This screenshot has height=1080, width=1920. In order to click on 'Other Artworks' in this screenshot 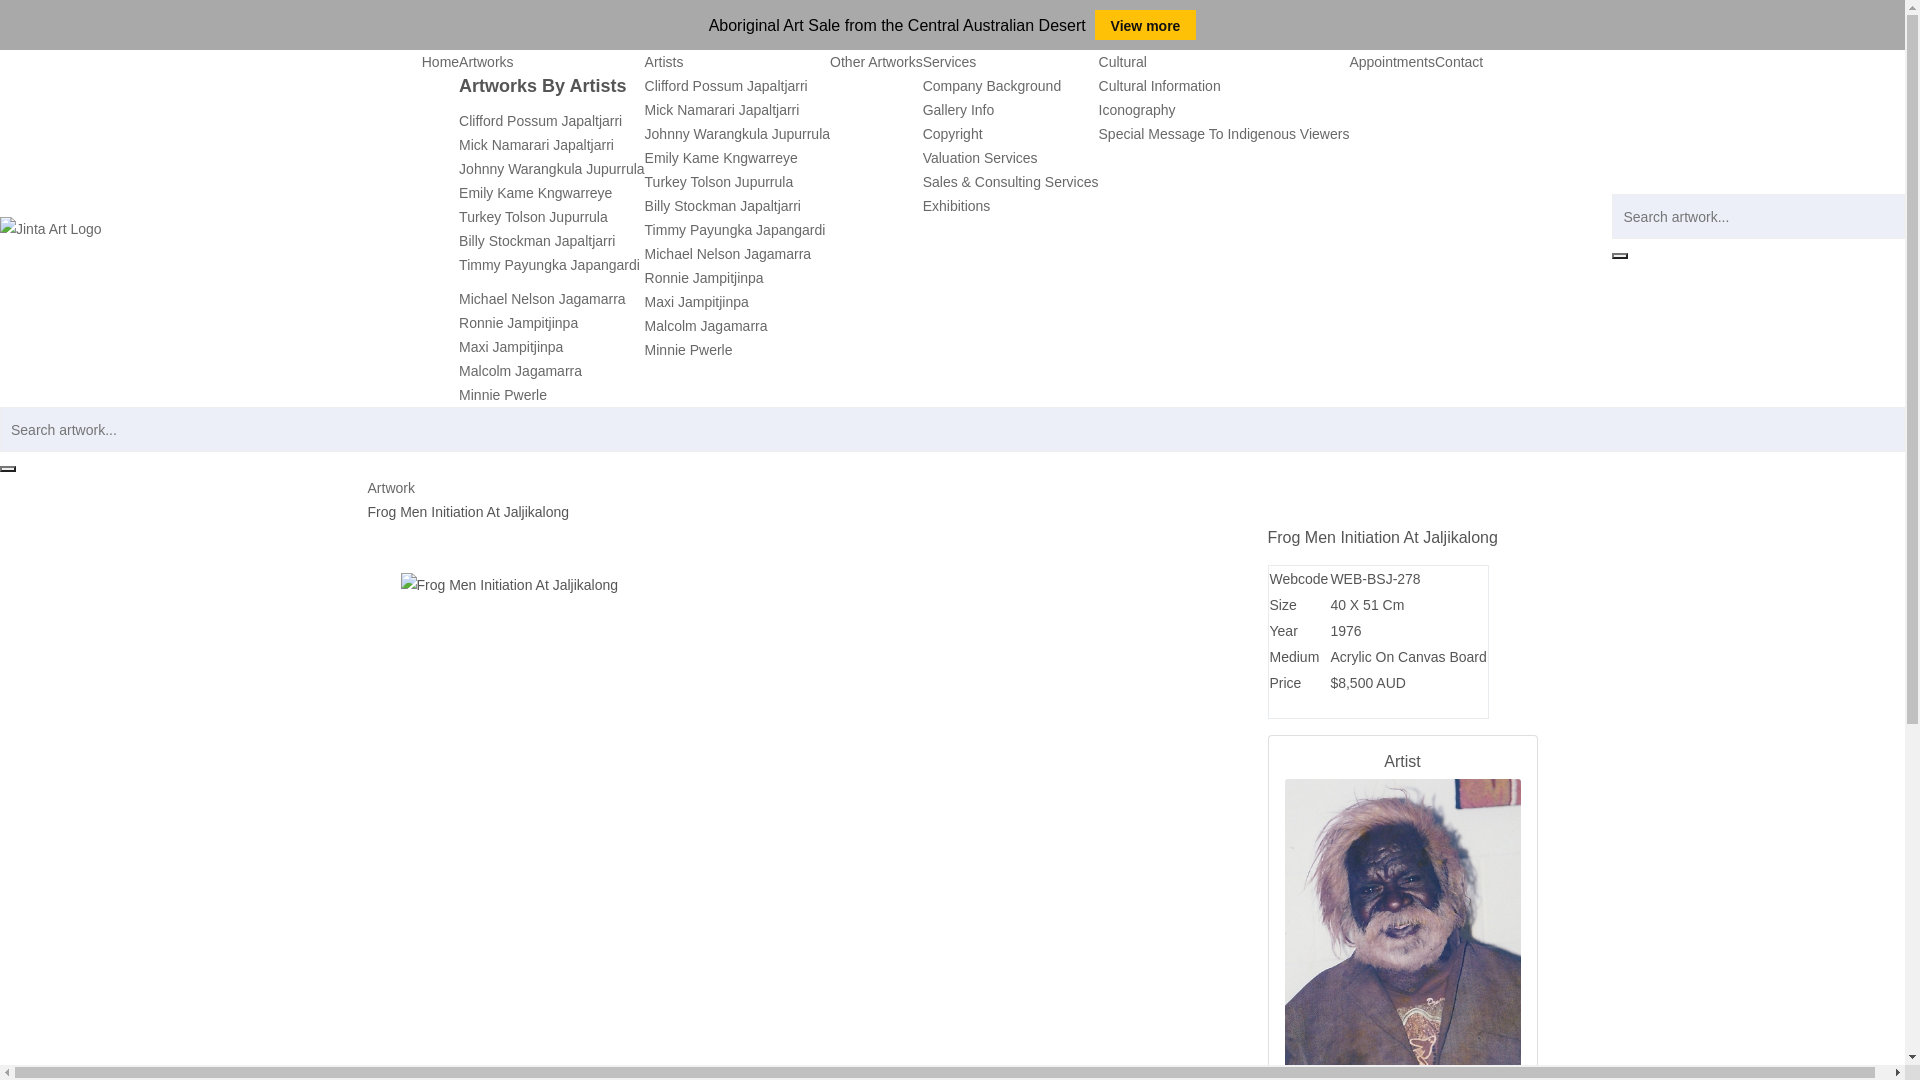, I will do `click(876, 60)`.